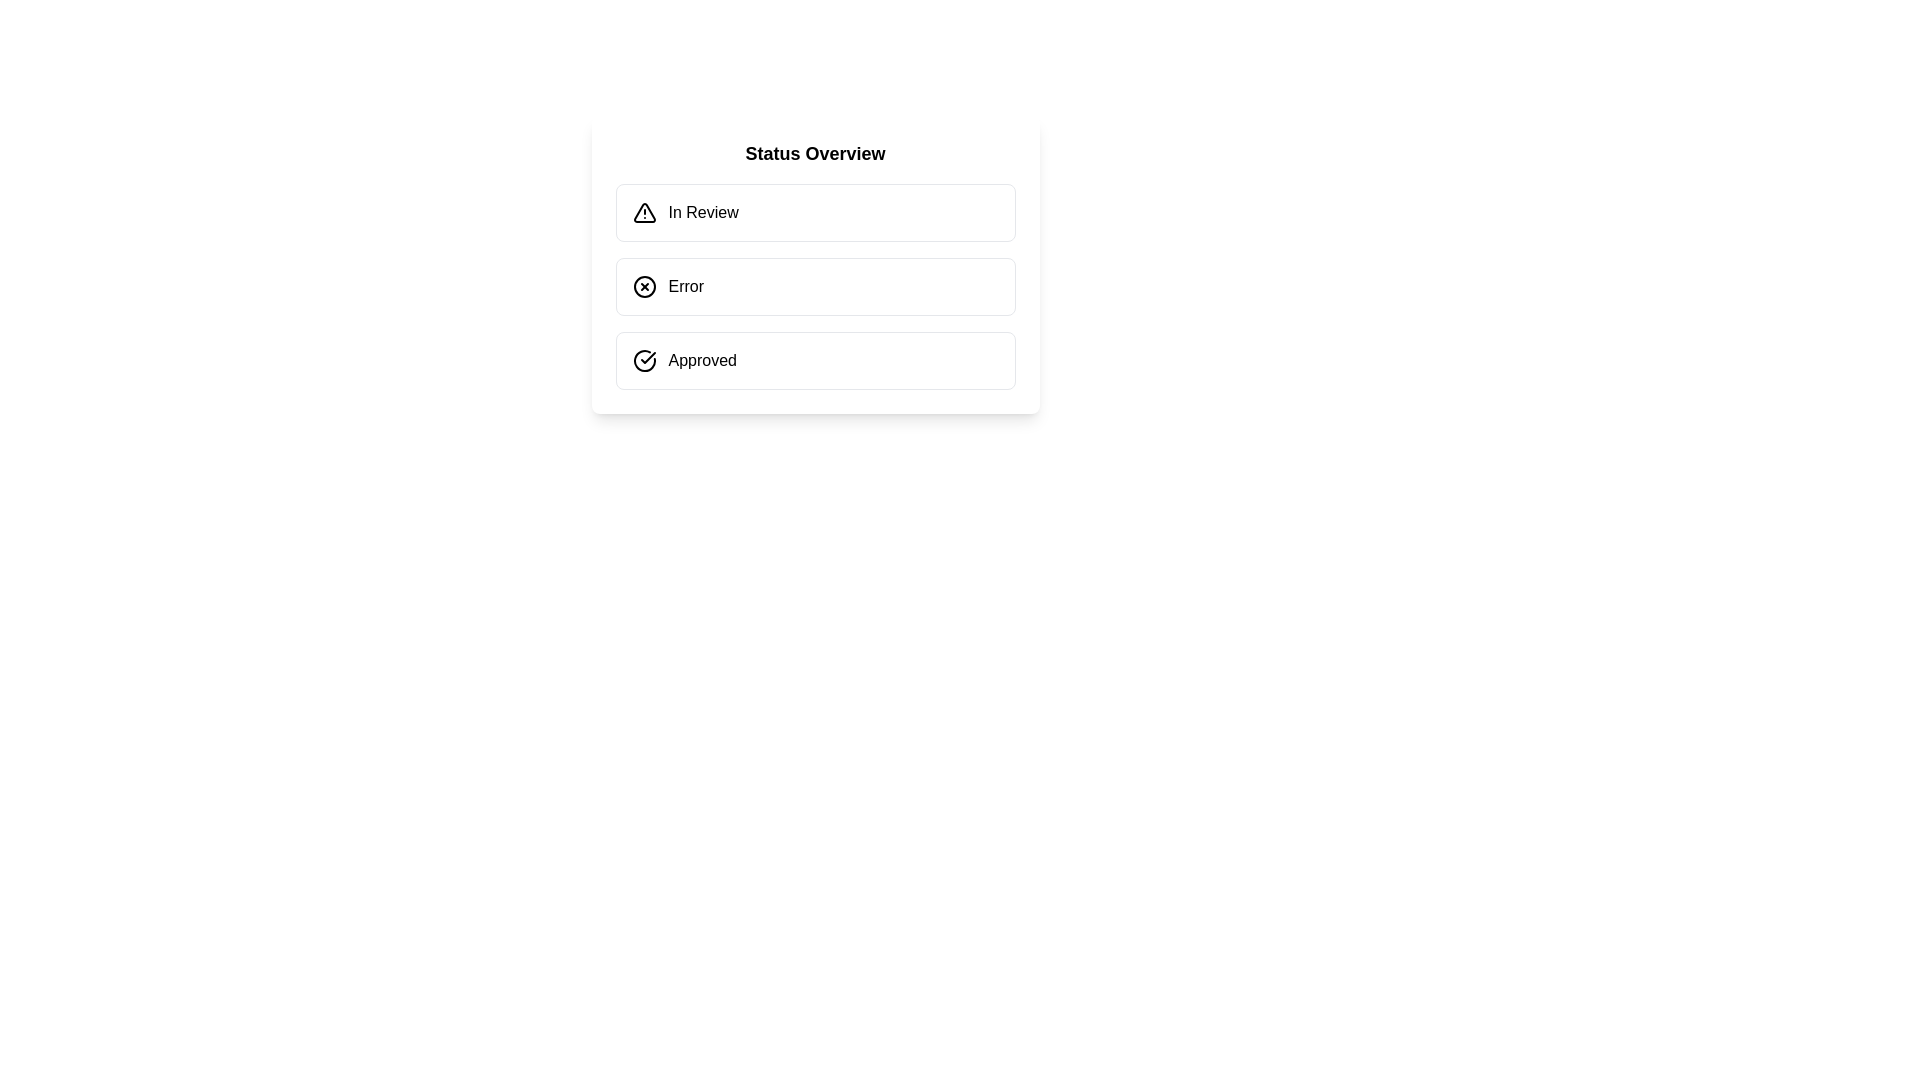  I want to click on the 'Approved' text label, which is part of the status indicators under 'Status Overview' and is located to the right of a checkmark icon, so click(702, 361).